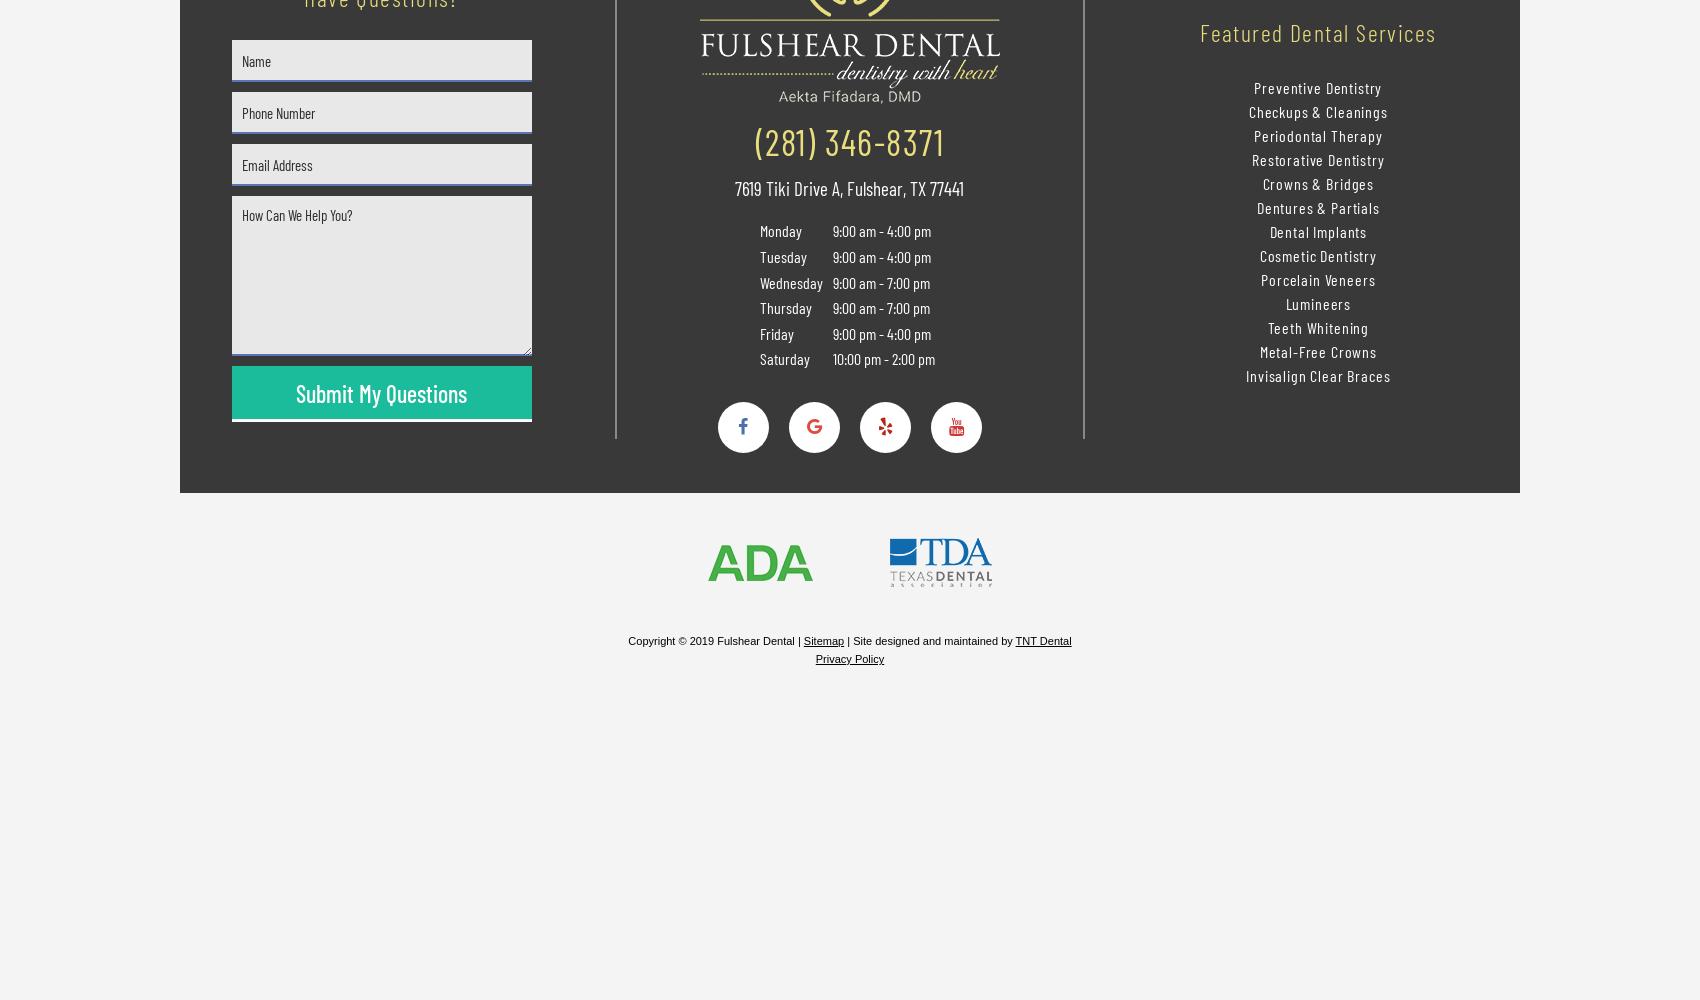 Image resolution: width=1700 pixels, height=1000 pixels. What do you see at coordinates (778, 229) in the screenshot?
I see `'Monday'` at bounding box center [778, 229].